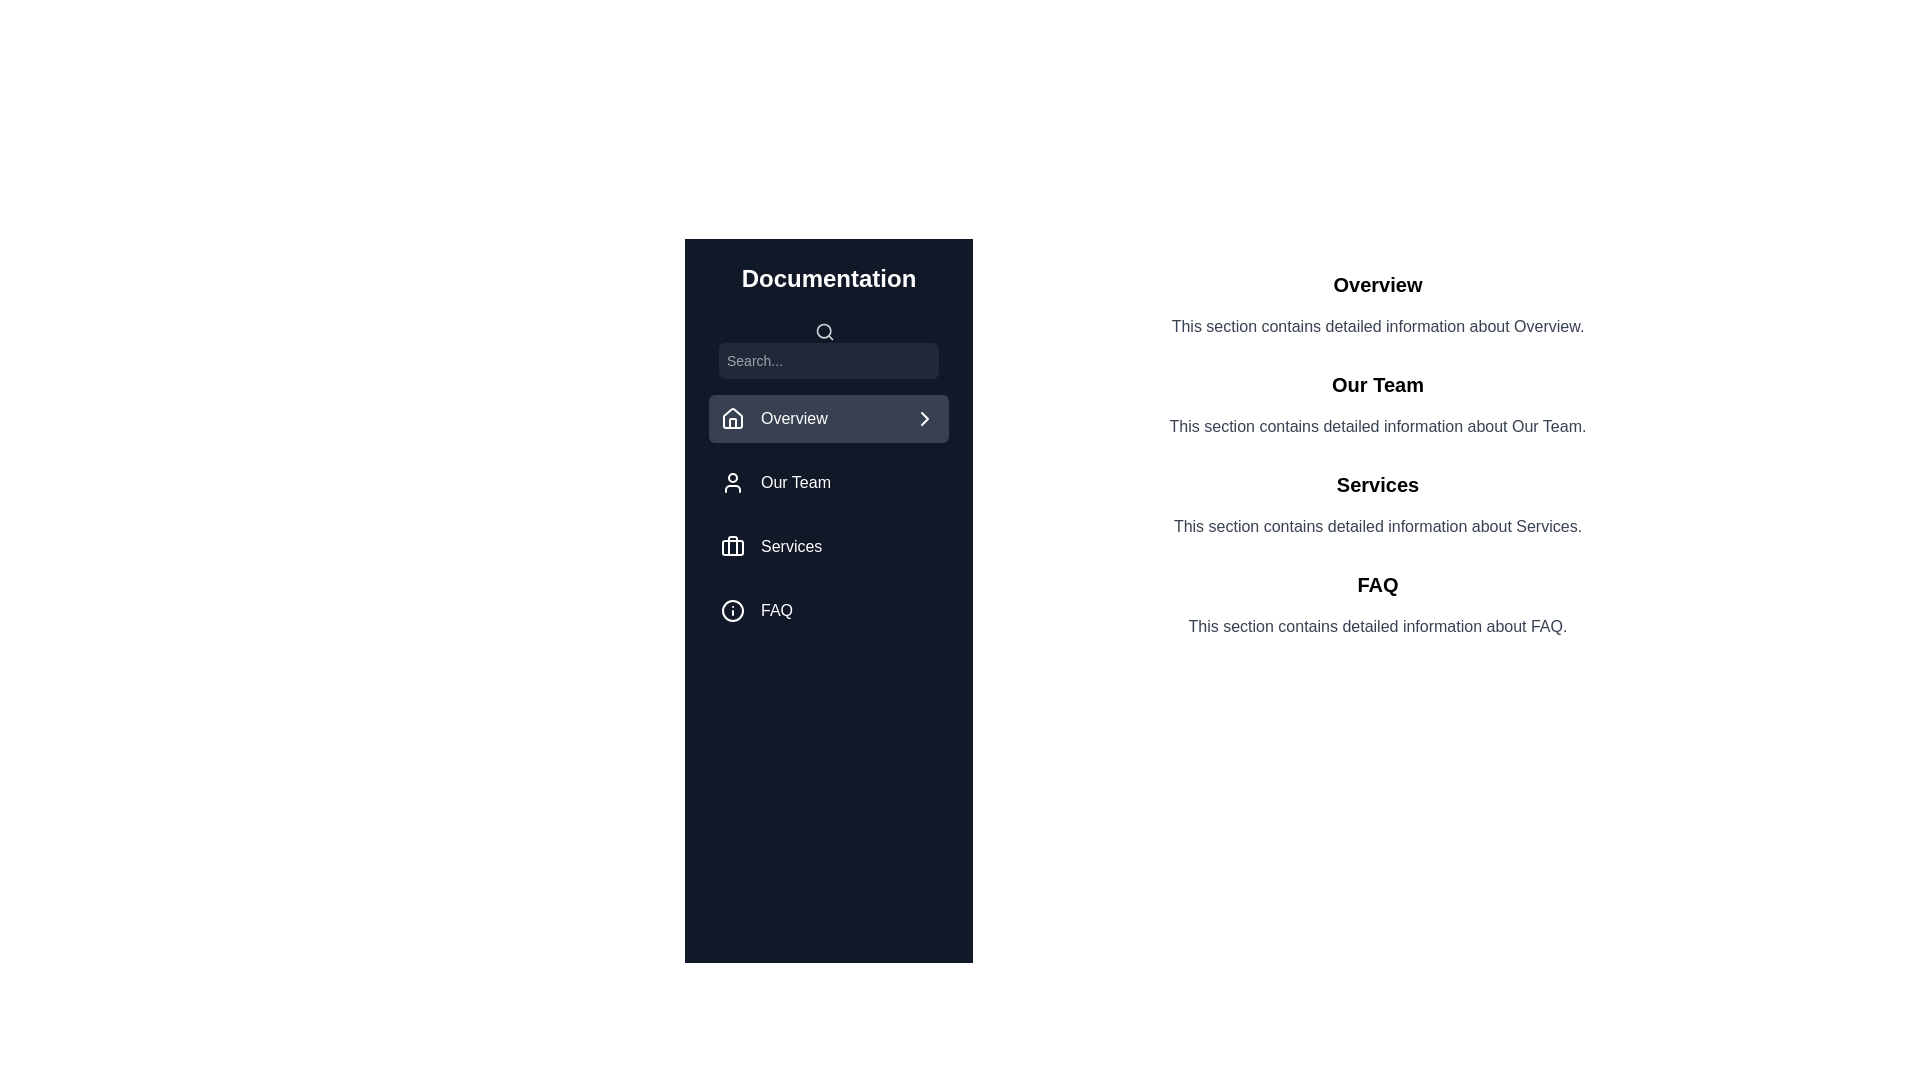 The width and height of the screenshot is (1920, 1080). Describe the element at coordinates (795, 482) in the screenshot. I see `the 'Our Team' menu label in the navigation menu for accessibility navigation` at that location.